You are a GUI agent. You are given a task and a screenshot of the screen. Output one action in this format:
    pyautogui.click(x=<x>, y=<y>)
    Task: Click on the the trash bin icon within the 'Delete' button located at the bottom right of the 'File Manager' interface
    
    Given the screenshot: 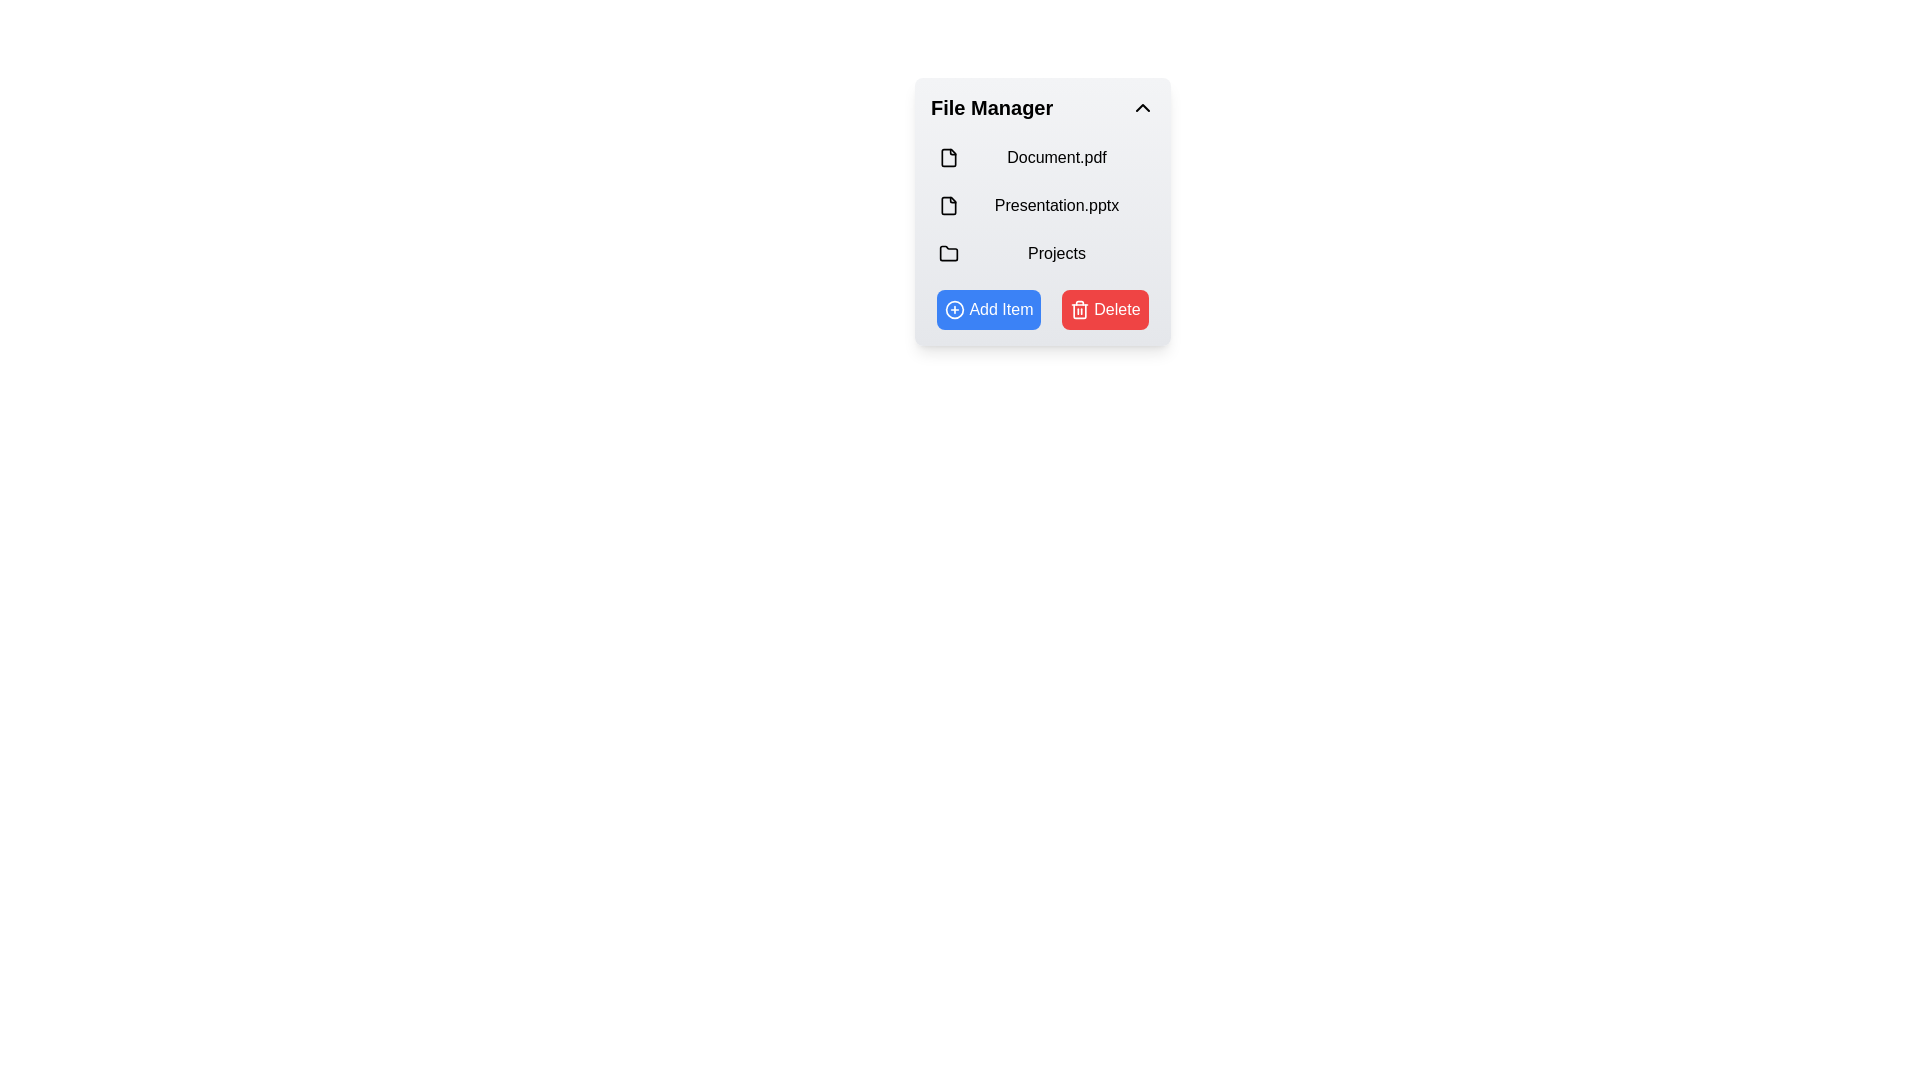 What is the action you would take?
    pyautogui.click(x=1079, y=309)
    